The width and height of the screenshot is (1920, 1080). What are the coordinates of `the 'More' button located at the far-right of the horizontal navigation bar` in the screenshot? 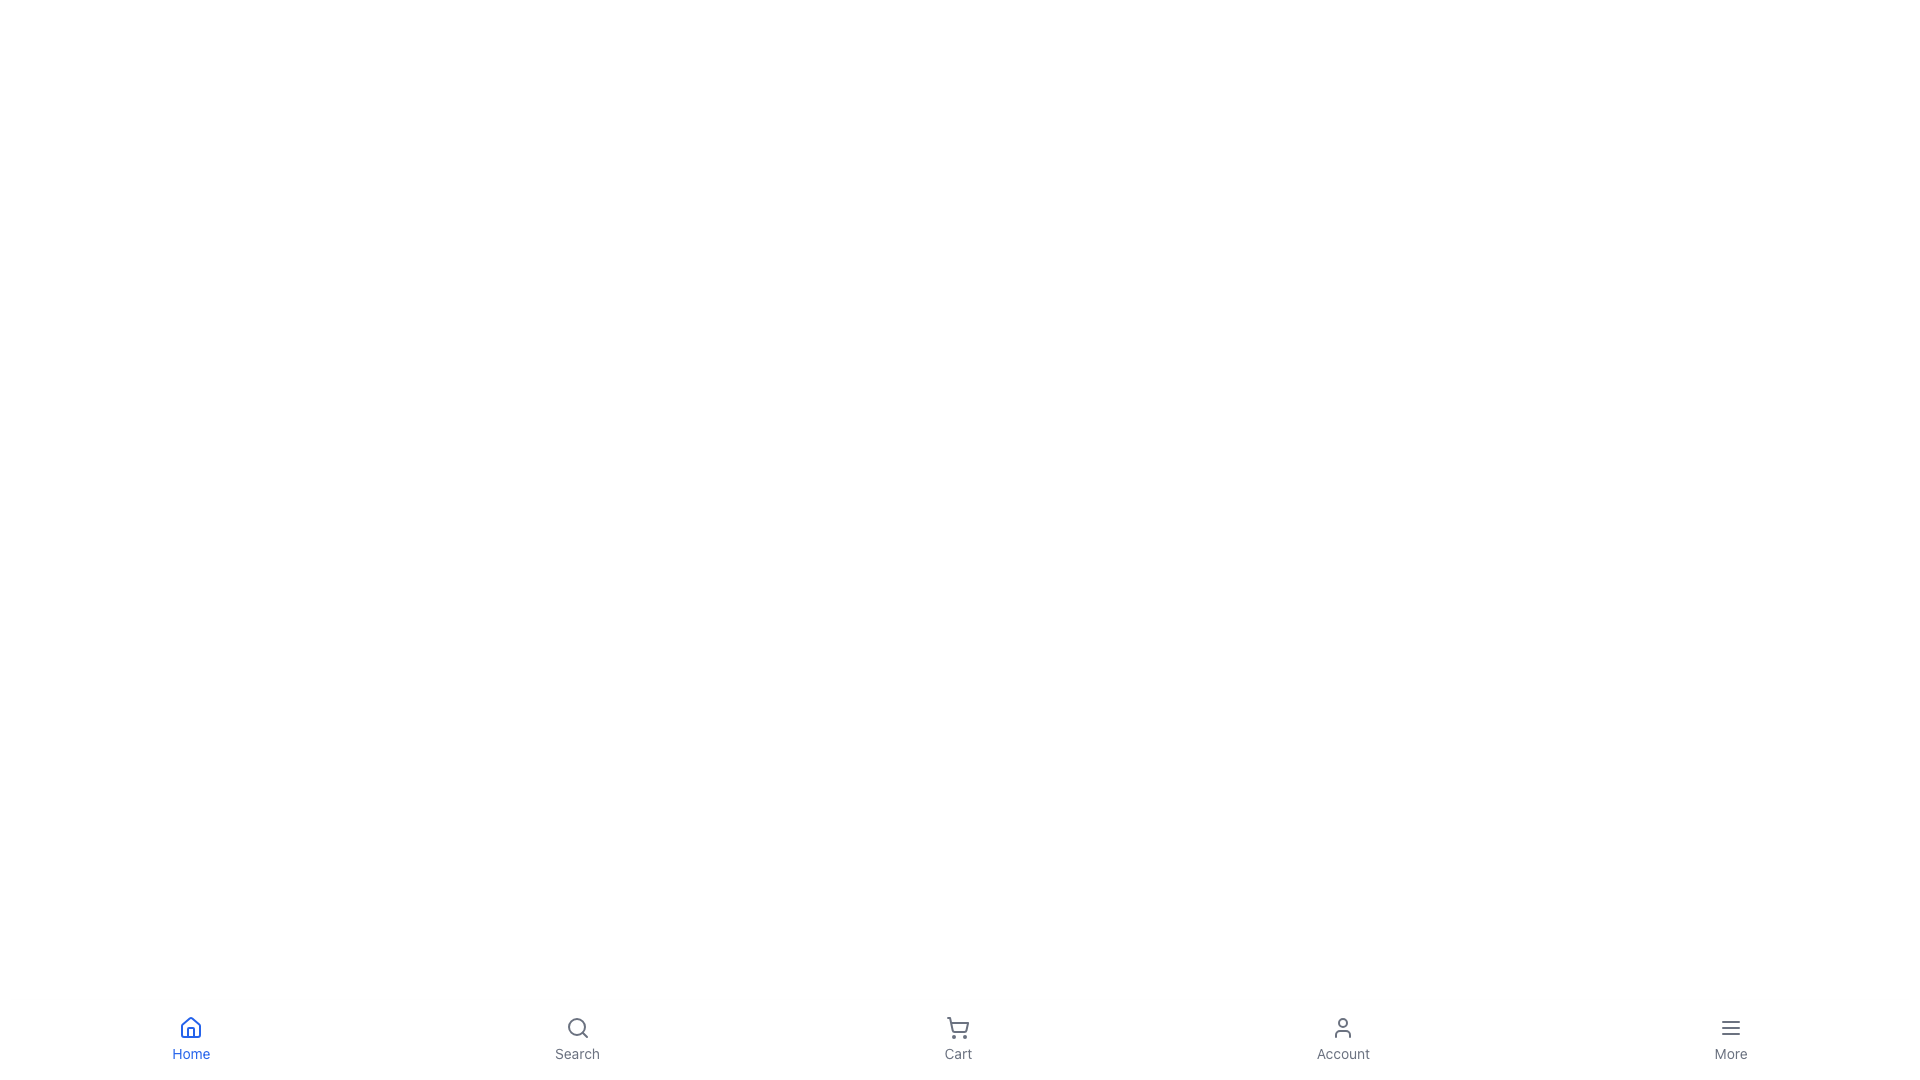 It's located at (1730, 1039).